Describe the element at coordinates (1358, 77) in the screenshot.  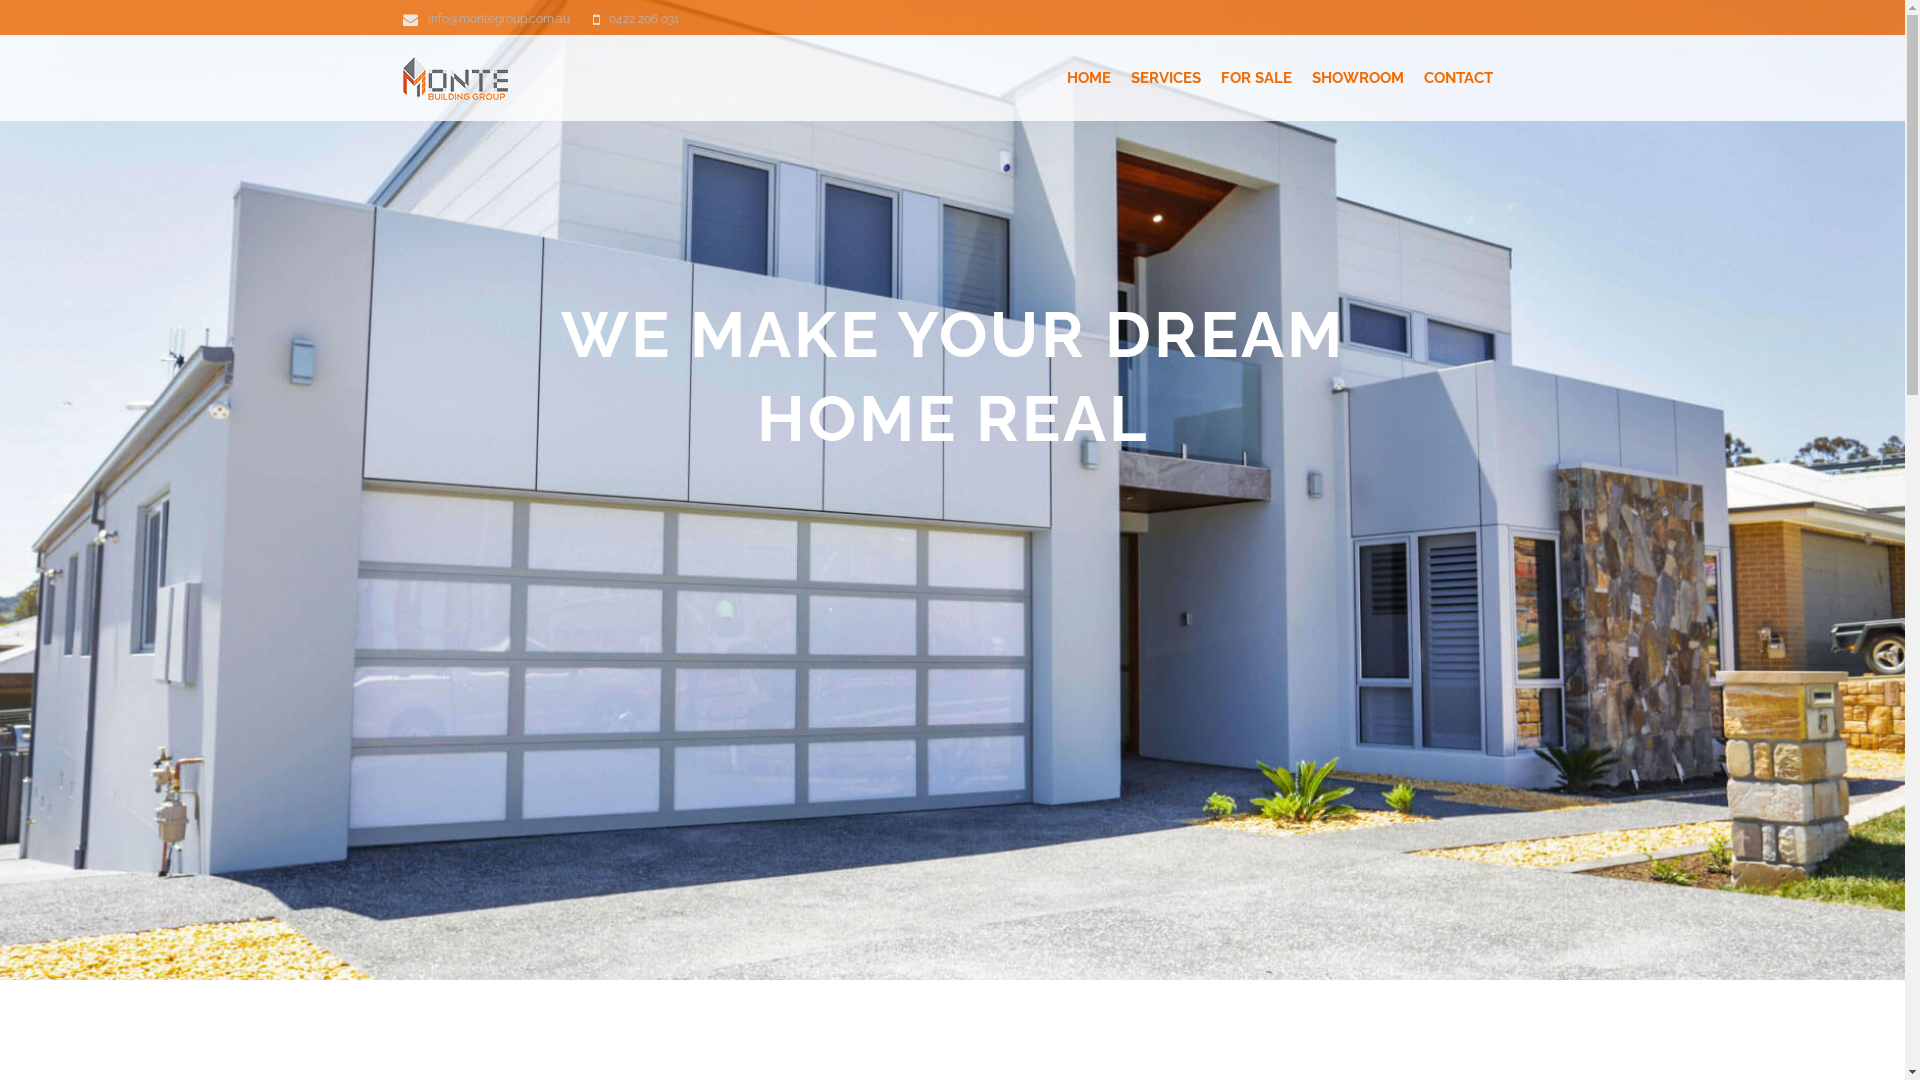
I see `'SHOWROOM'` at that location.